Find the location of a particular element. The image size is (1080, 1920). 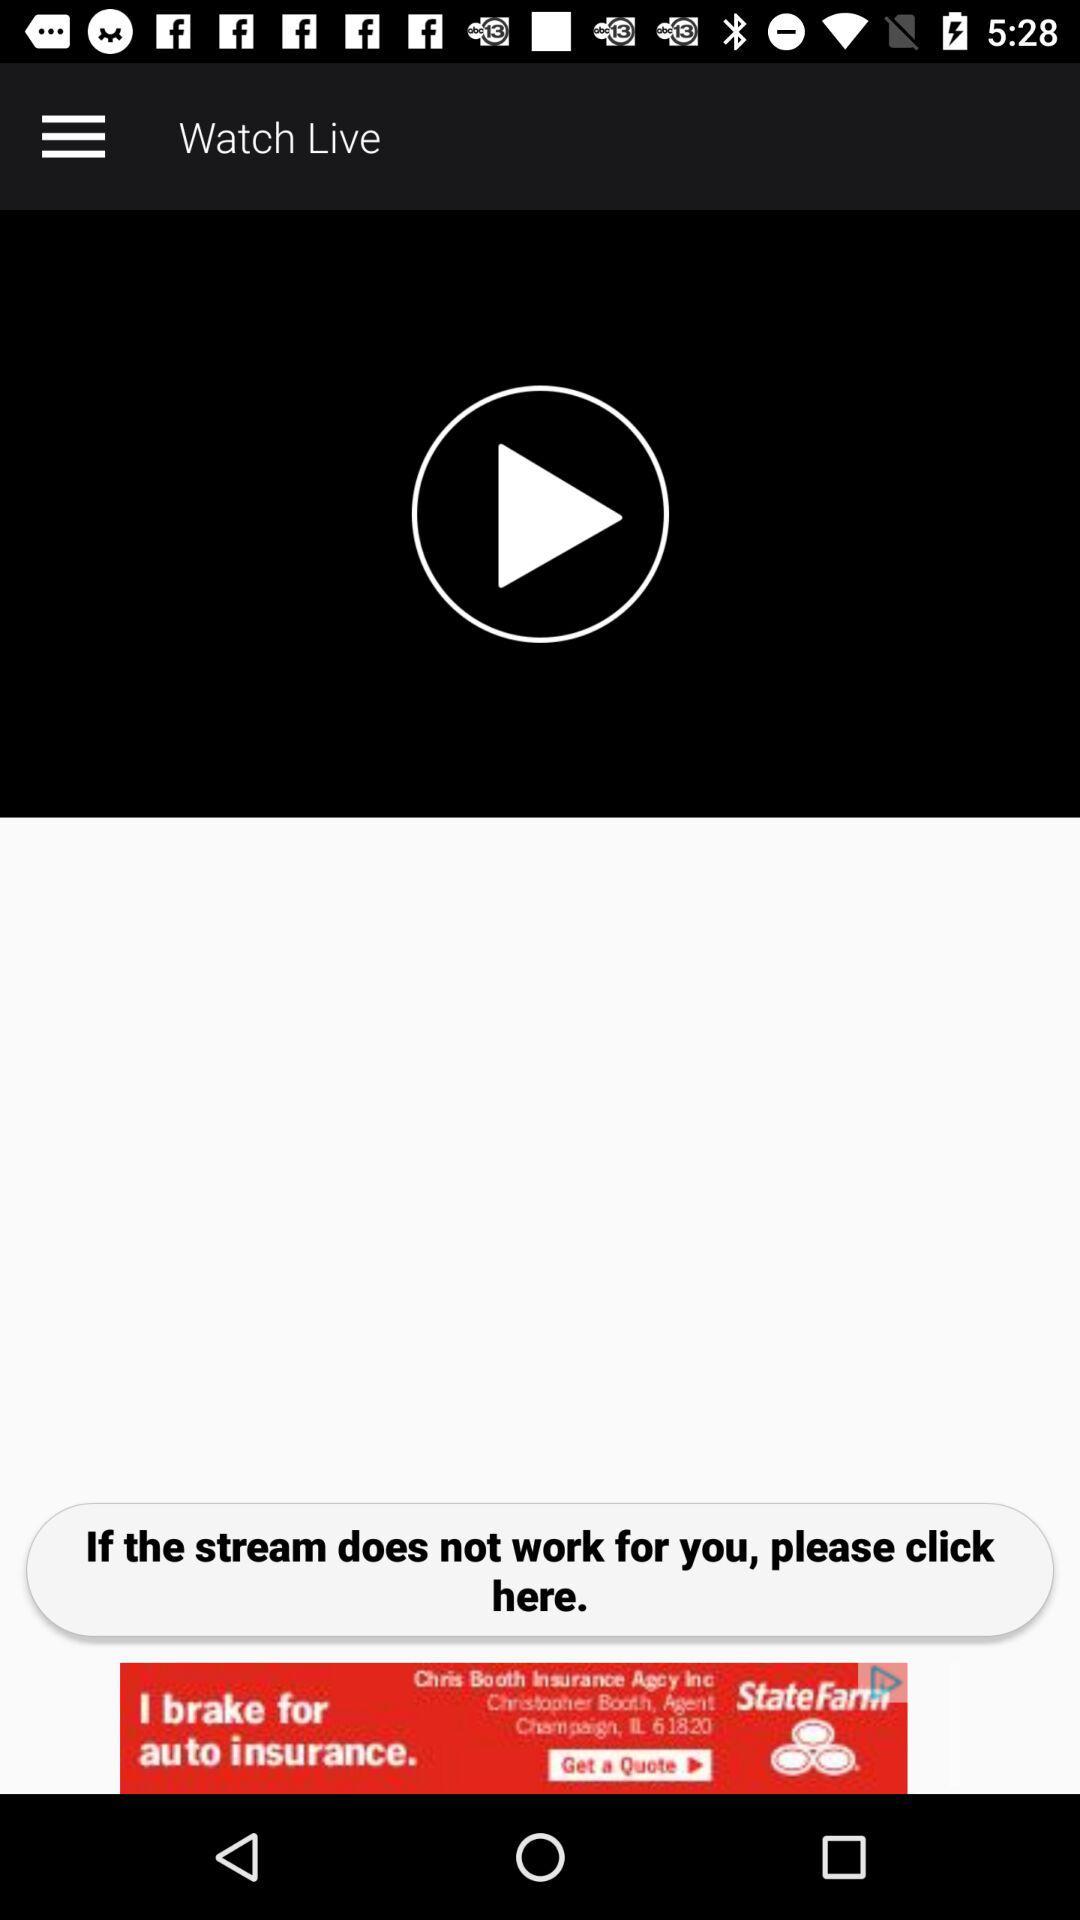

open advertisement is located at coordinates (540, 1727).